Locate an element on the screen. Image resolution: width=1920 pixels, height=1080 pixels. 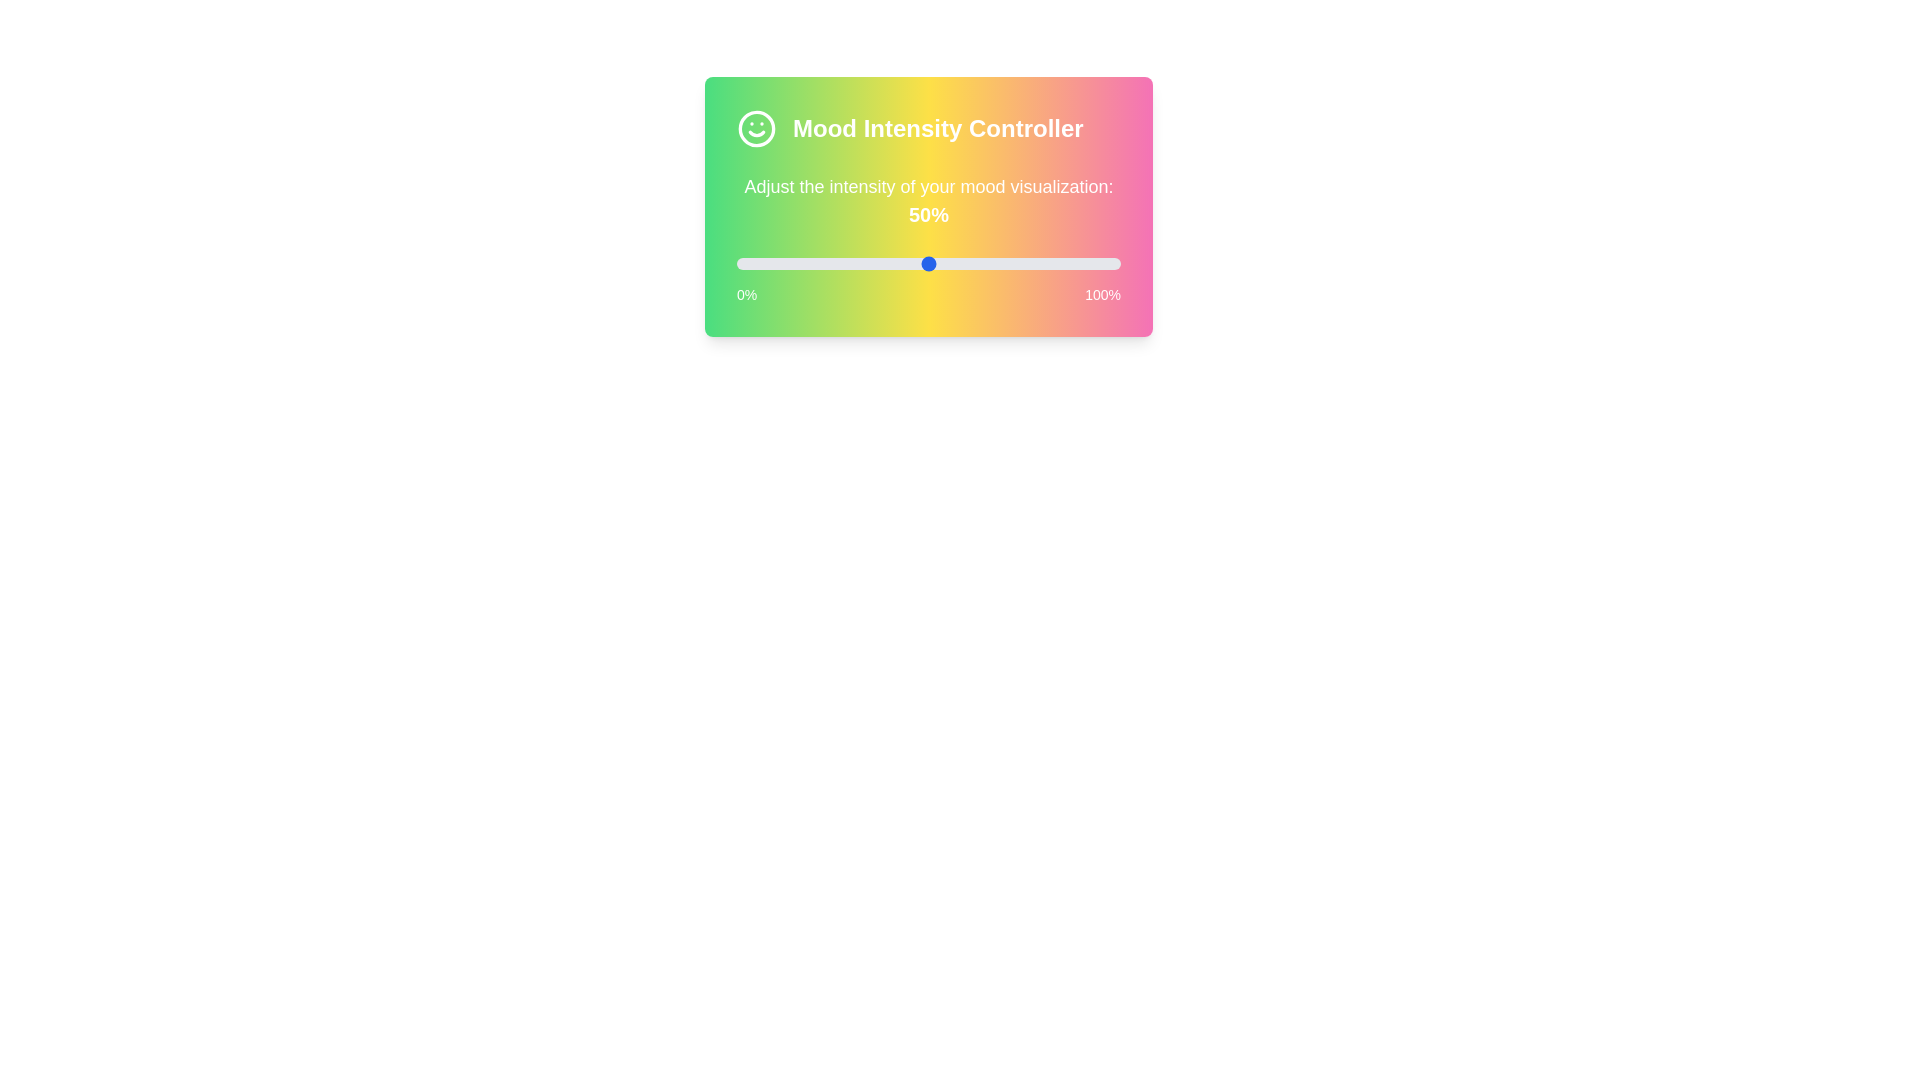
the slider to 85% is located at coordinates (1062, 262).